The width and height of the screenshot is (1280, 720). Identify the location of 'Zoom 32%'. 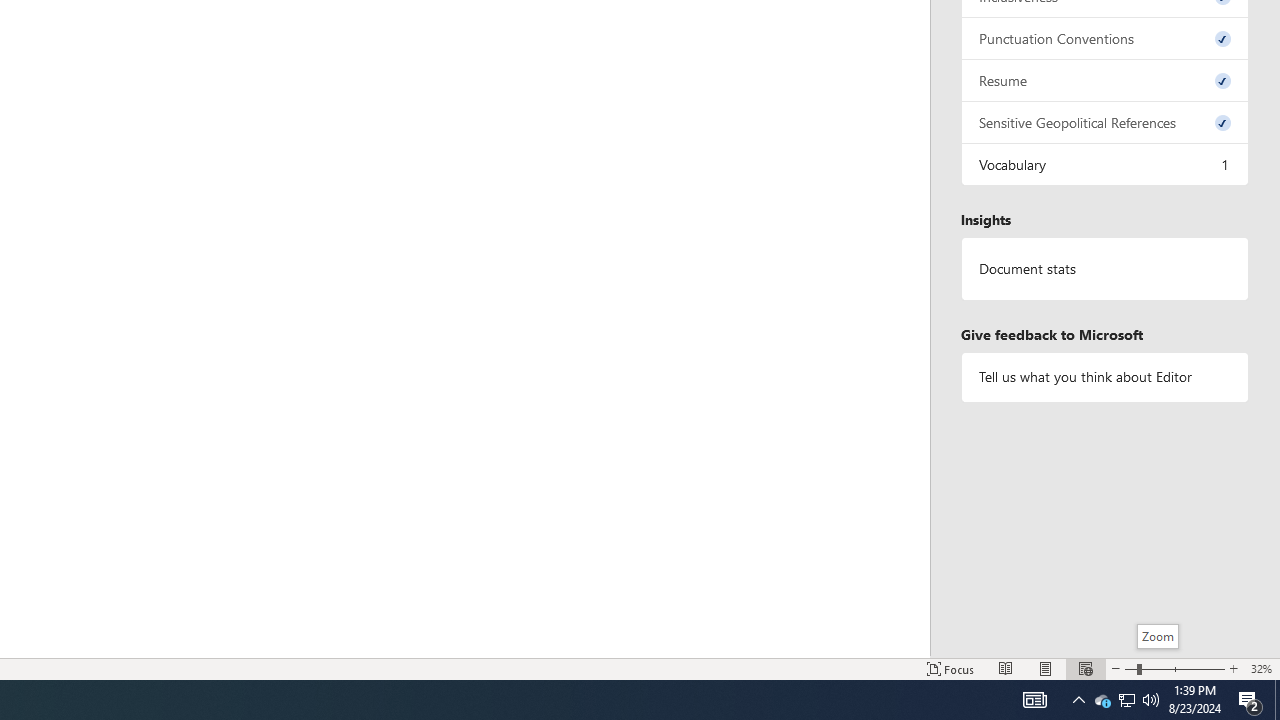
(1260, 669).